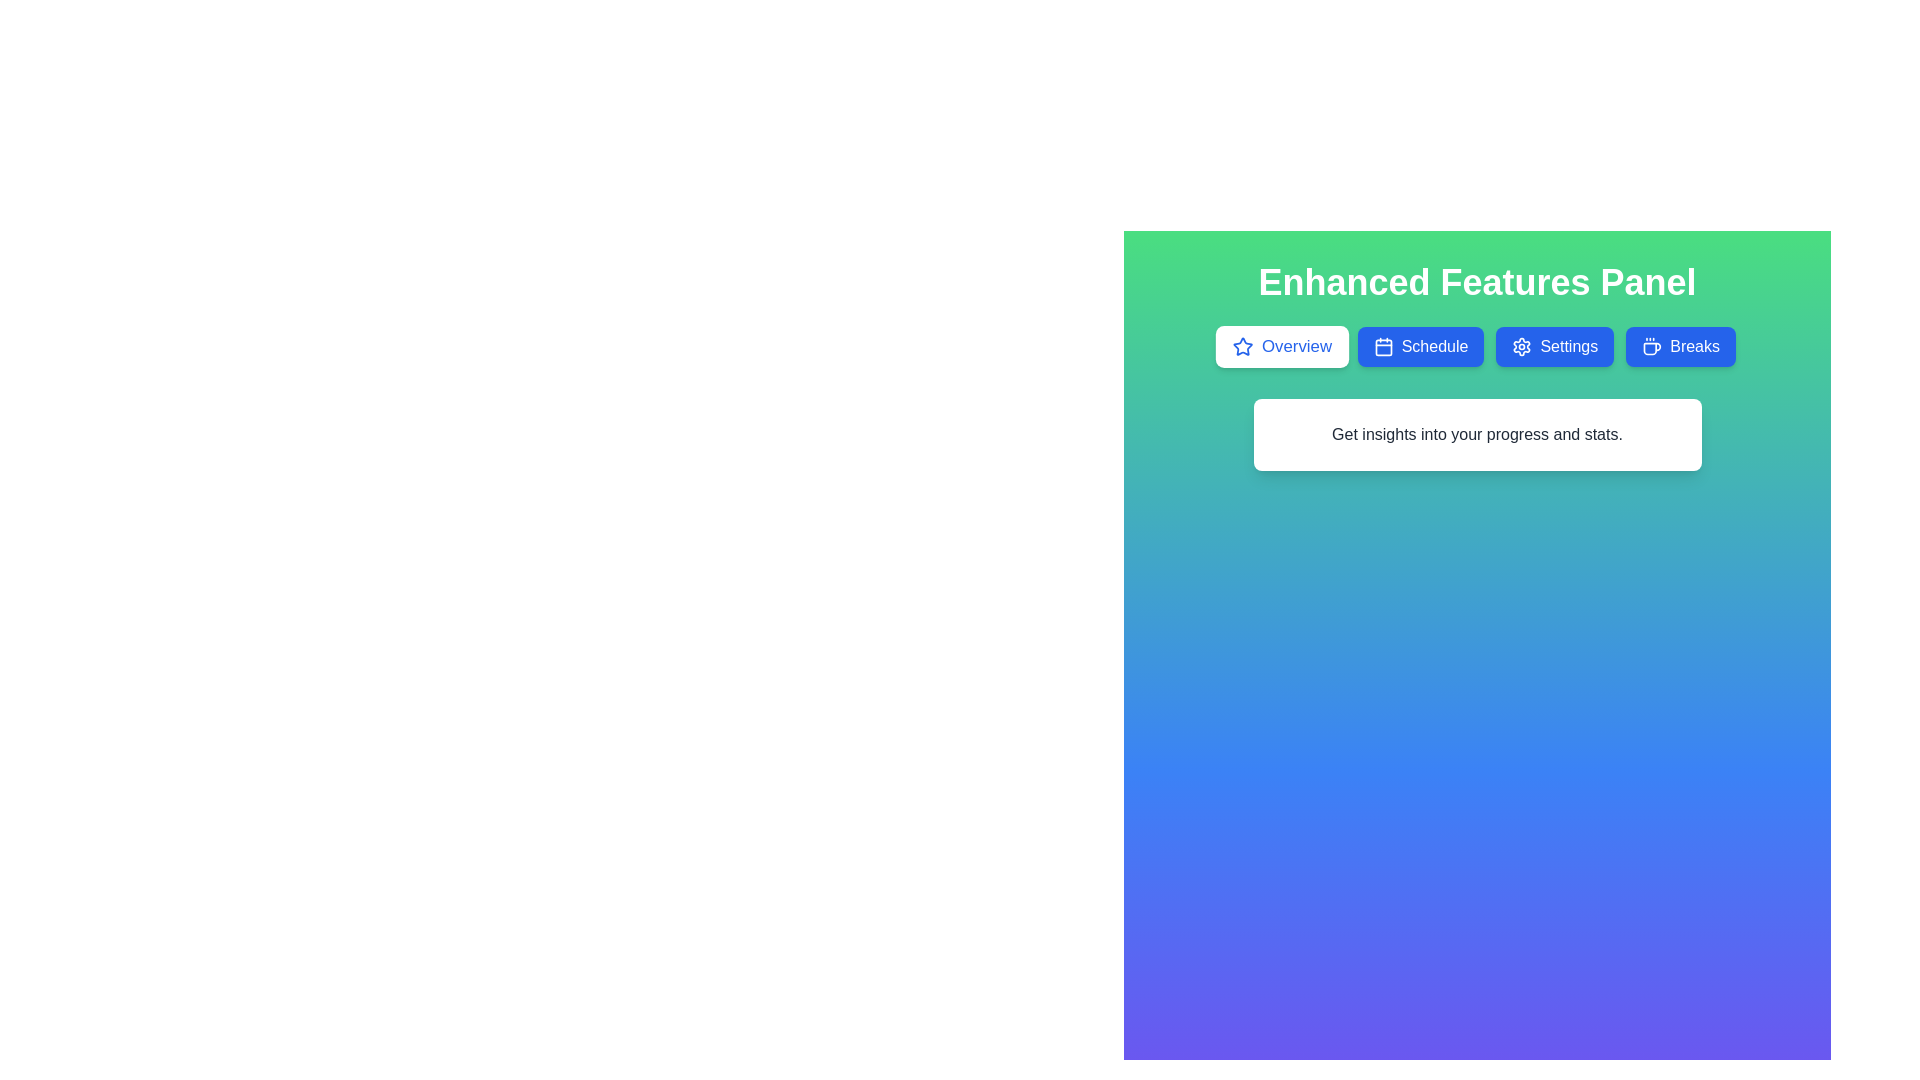  I want to click on the settings icon, which is a small gear-like shape located within the 'Settings' button, so click(1521, 346).